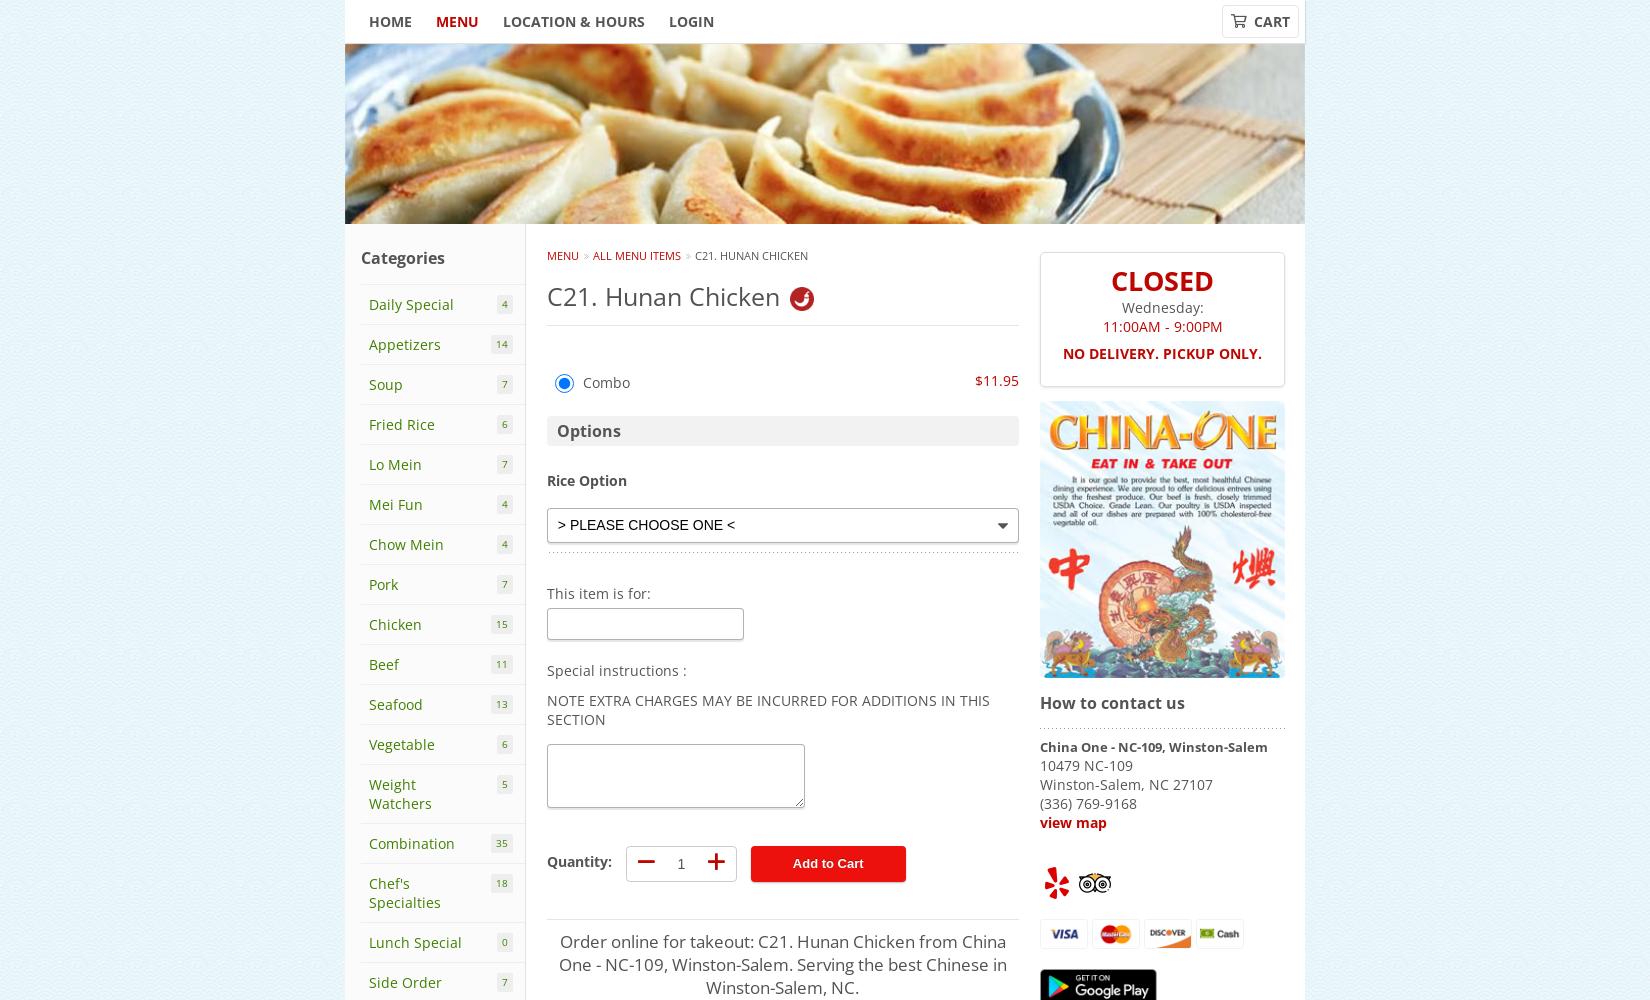  What do you see at coordinates (1086, 765) in the screenshot?
I see `'10479 NC-109'` at bounding box center [1086, 765].